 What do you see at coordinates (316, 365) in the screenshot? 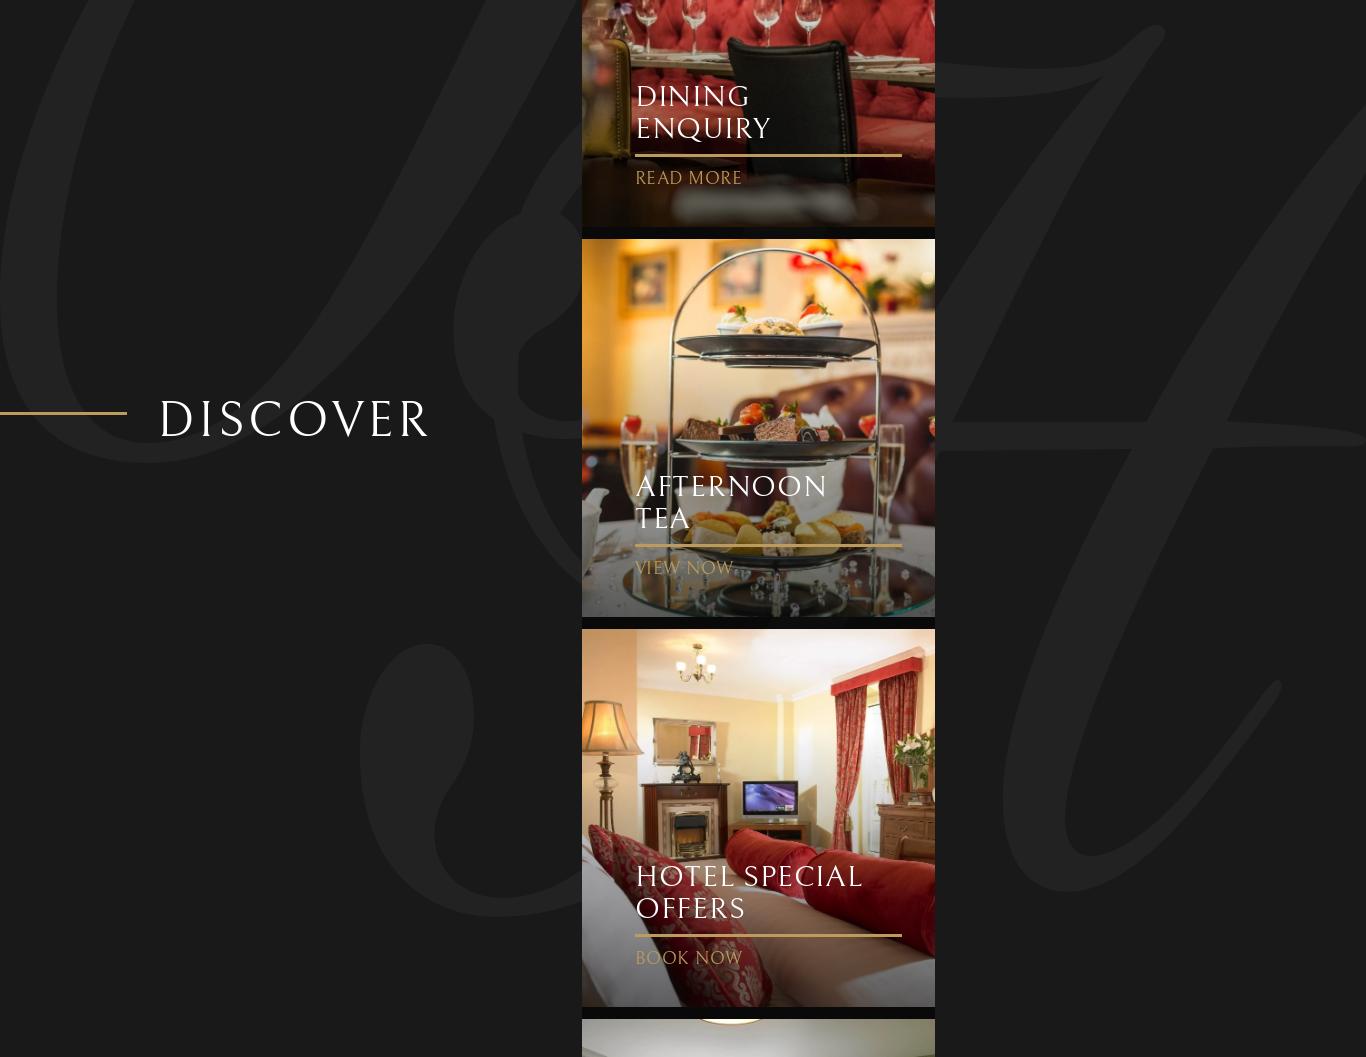
I see `'Gallery'` at bounding box center [316, 365].